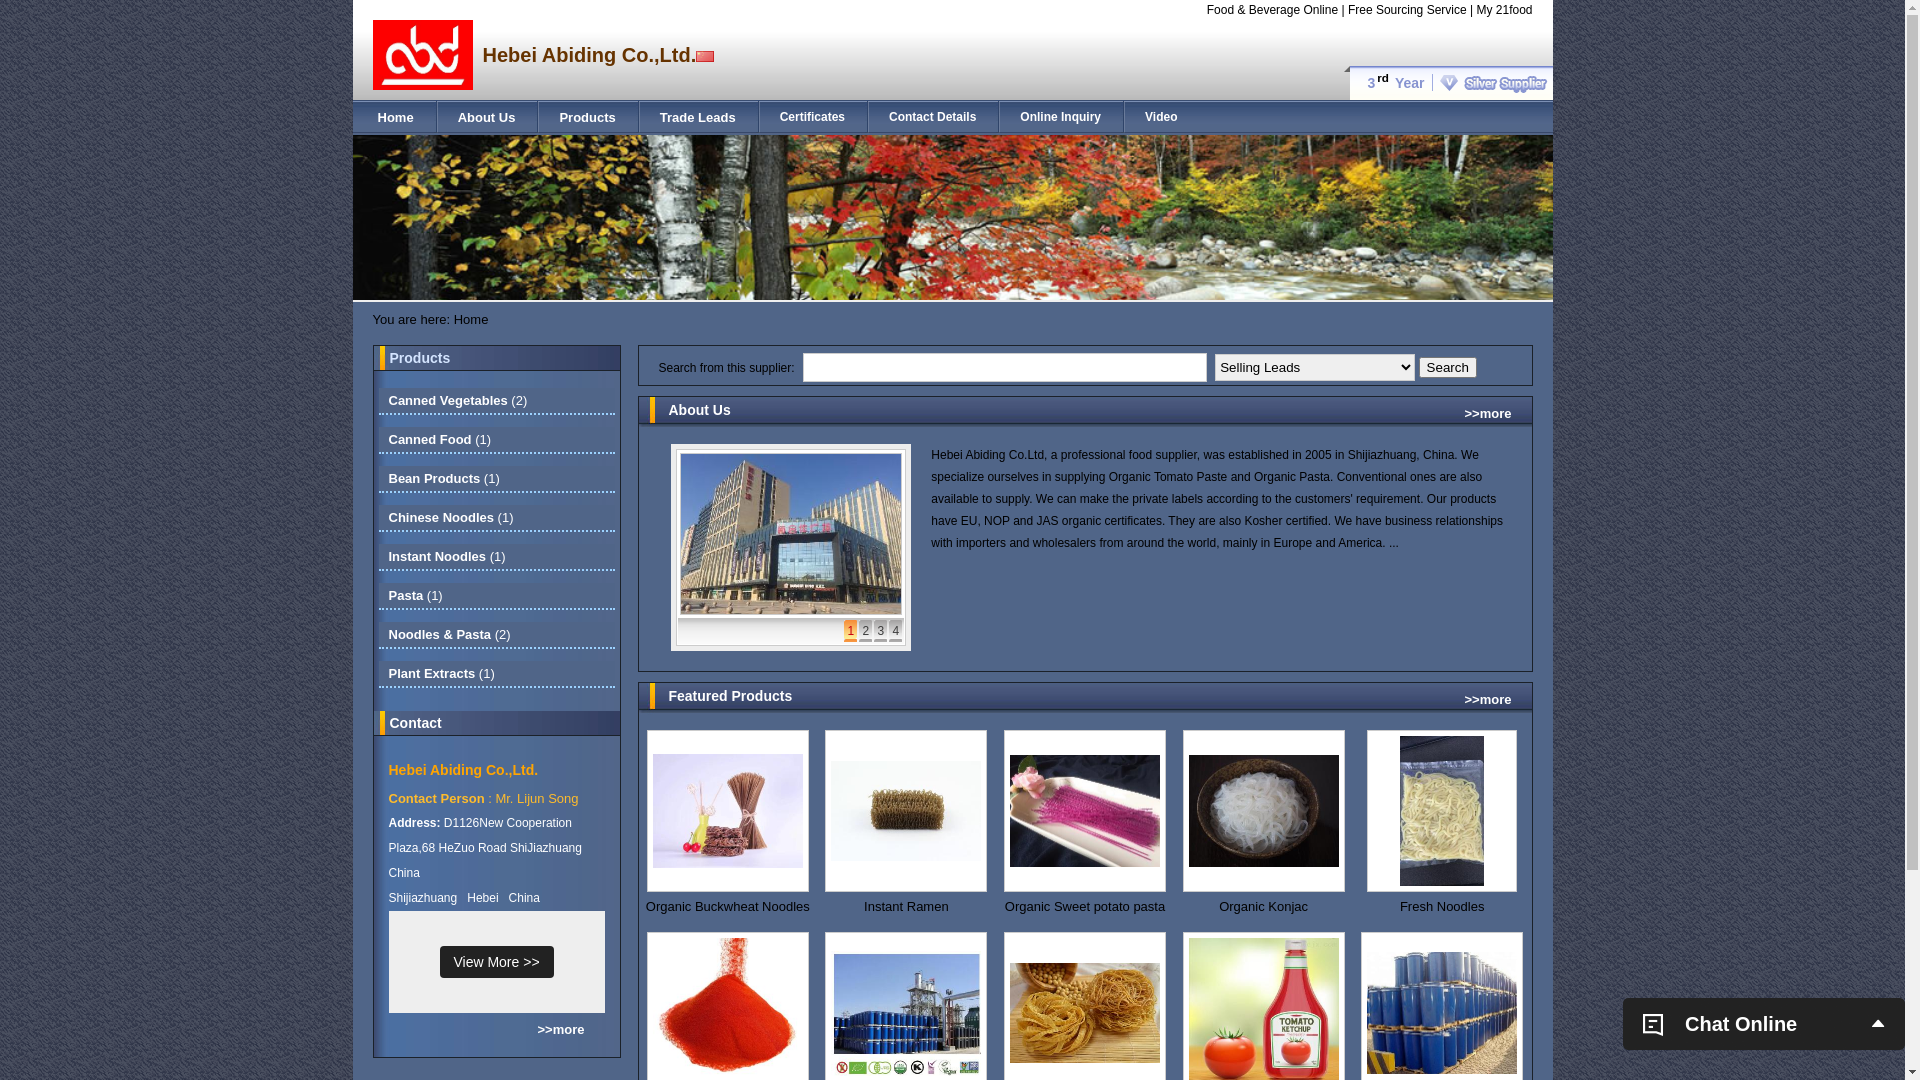 The height and width of the screenshot is (1080, 1920). What do you see at coordinates (1448, 82) in the screenshot?
I see `'3rdYear'` at bounding box center [1448, 82].